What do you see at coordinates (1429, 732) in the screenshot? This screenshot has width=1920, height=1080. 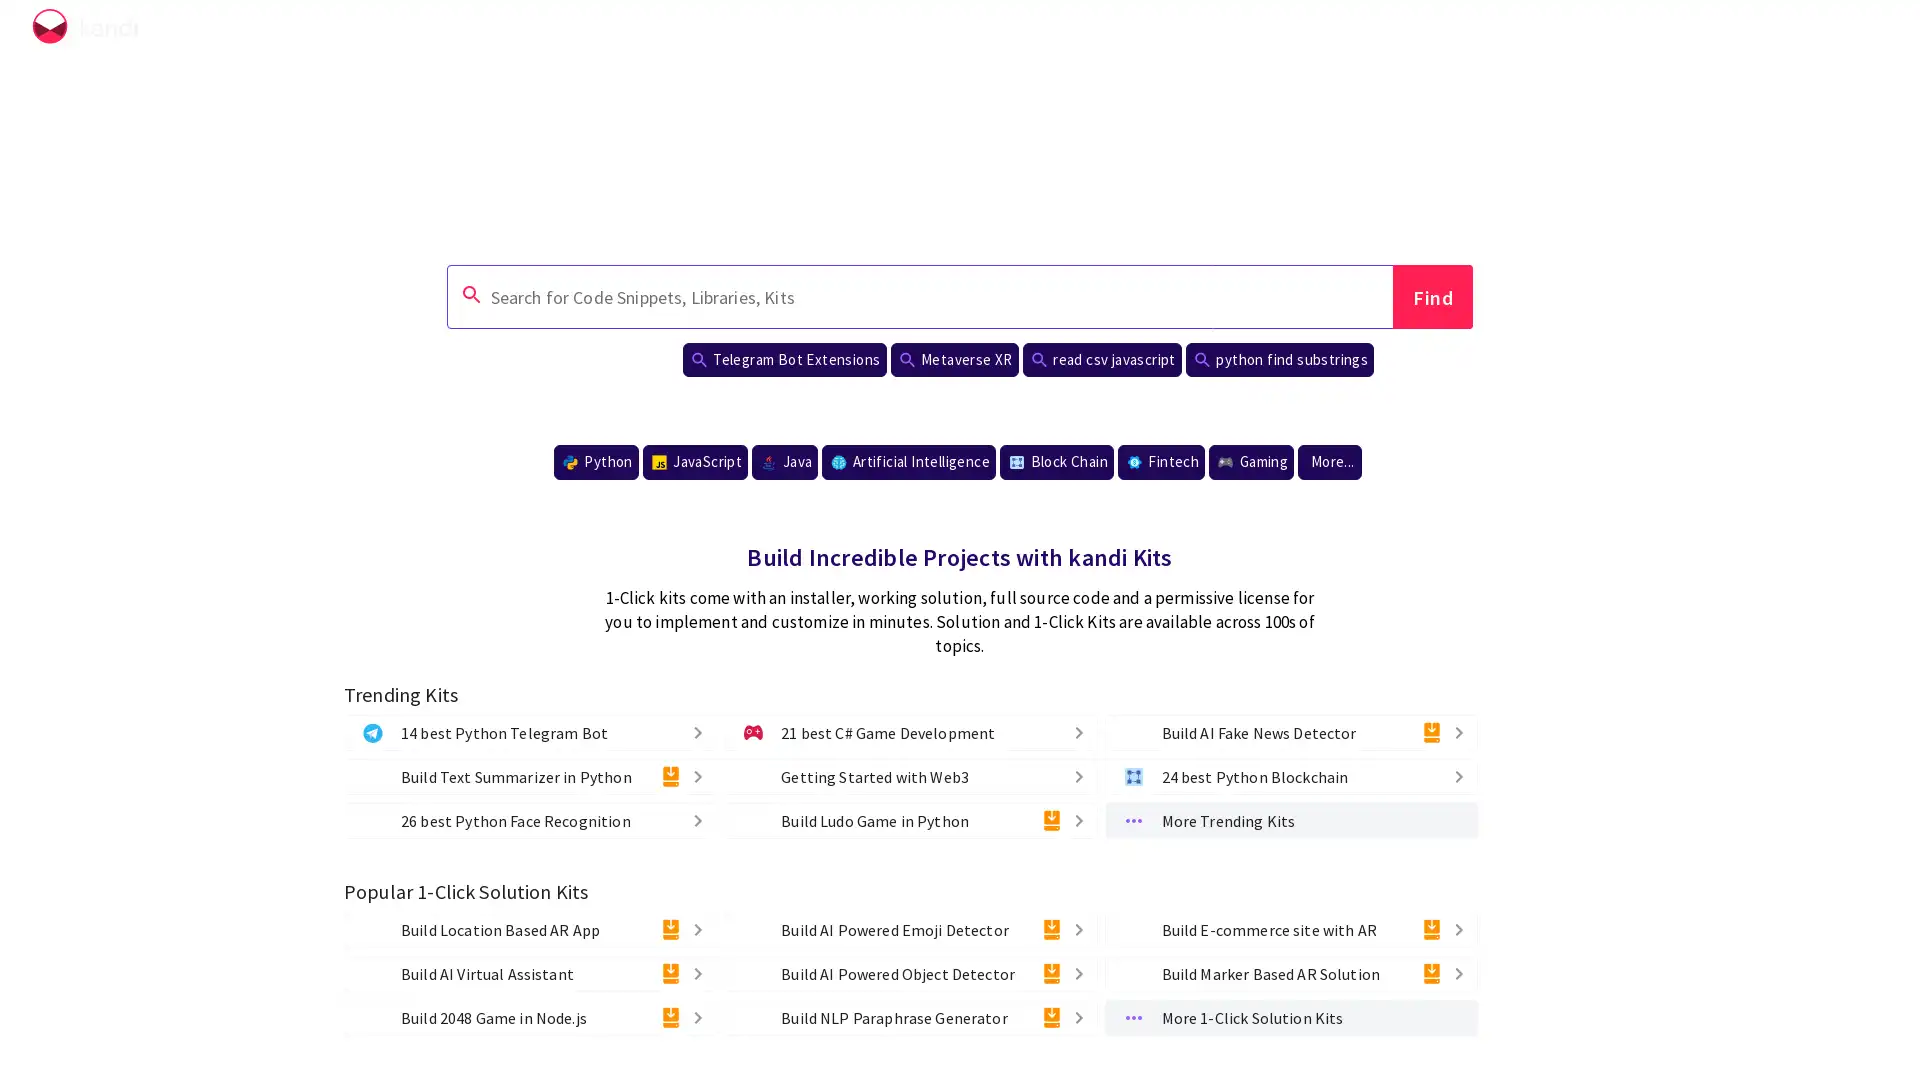 I see `delete` at bounding box center [1429, 732].